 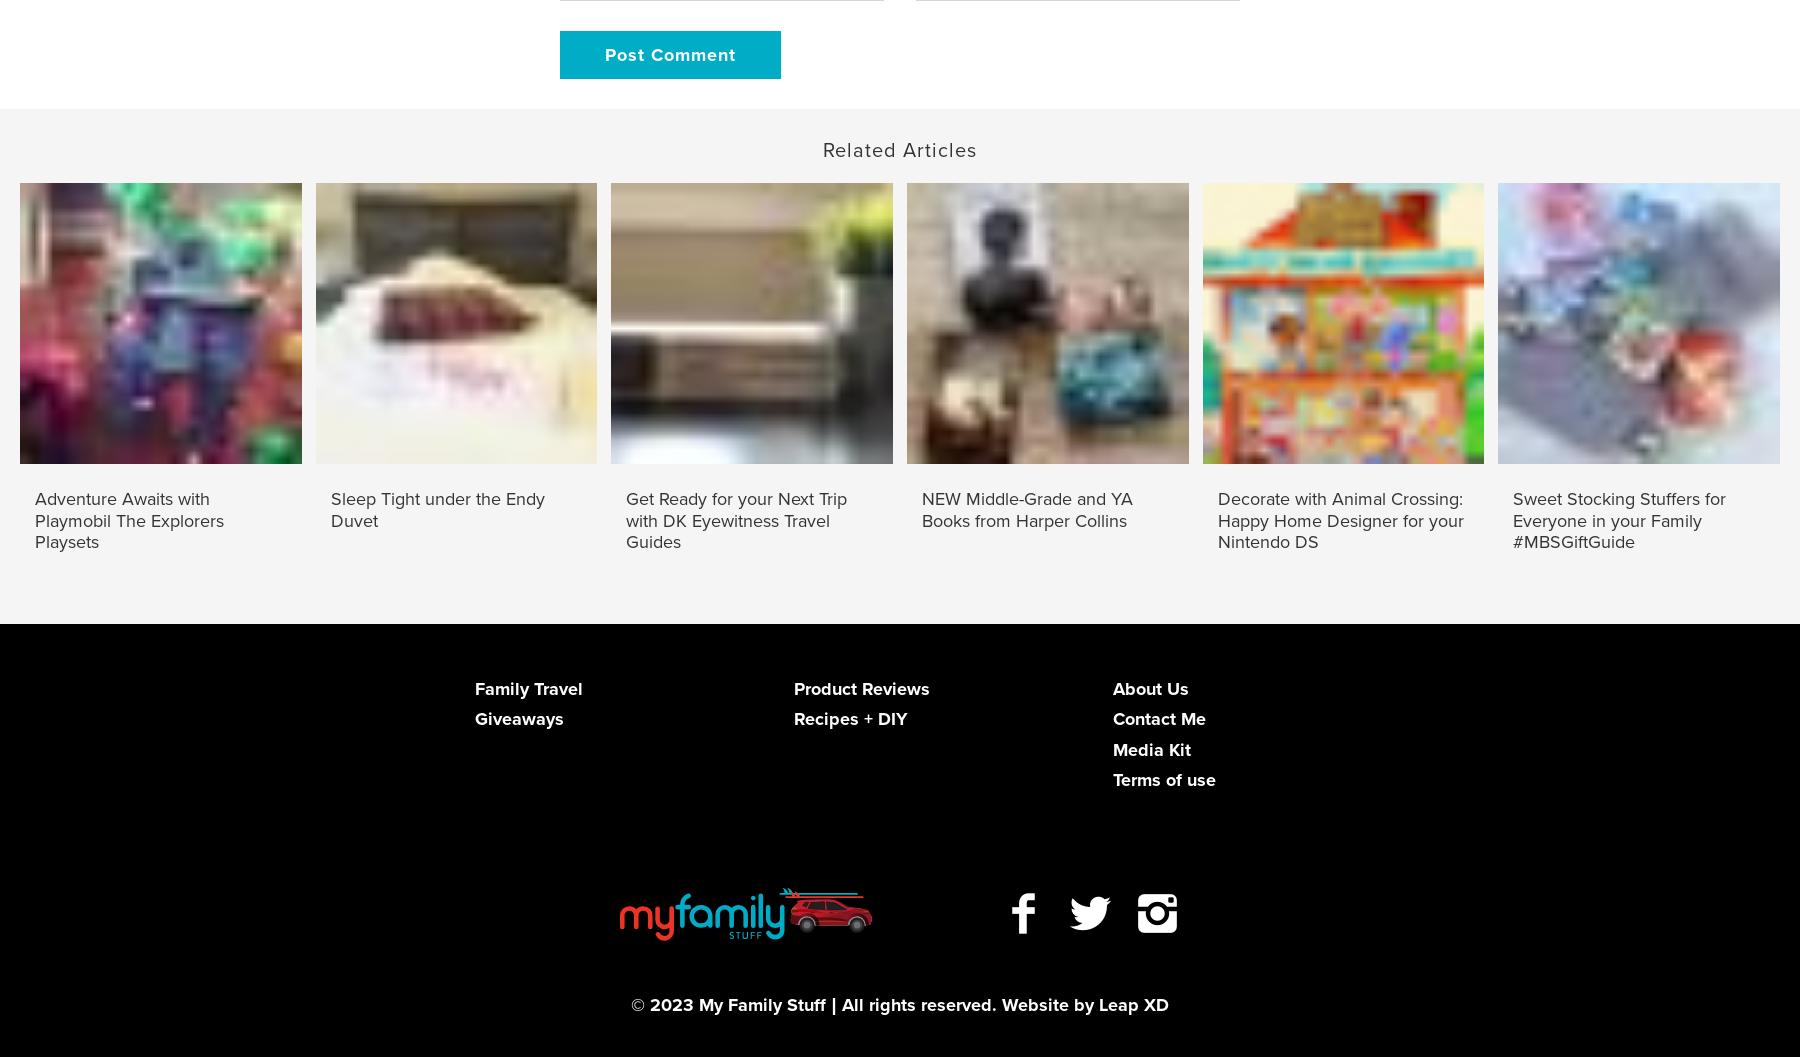 What do you see at coordinates (860, 687) in the screenshot?
I see `'Product Reviews'` at bounding box center [860, 687].